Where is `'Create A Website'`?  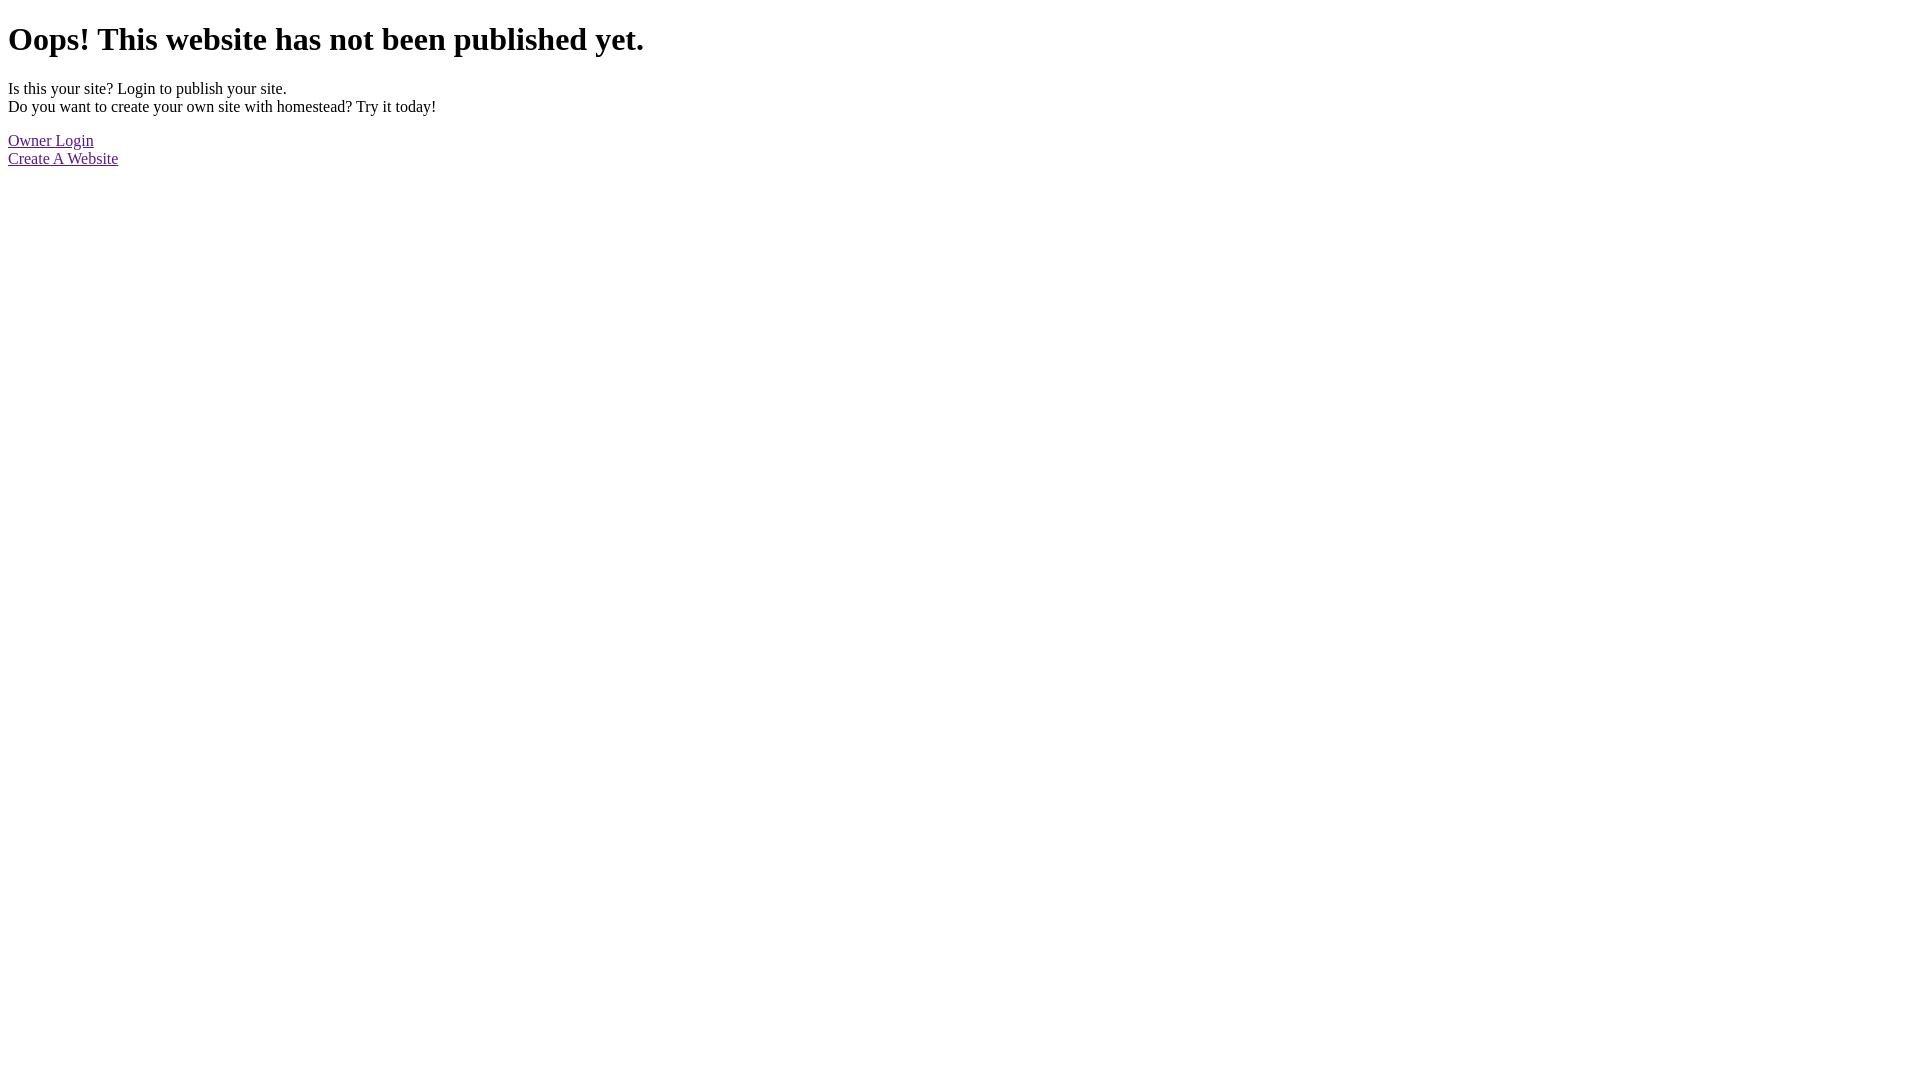 'Create A Website' is located at coordinates (62, 157).